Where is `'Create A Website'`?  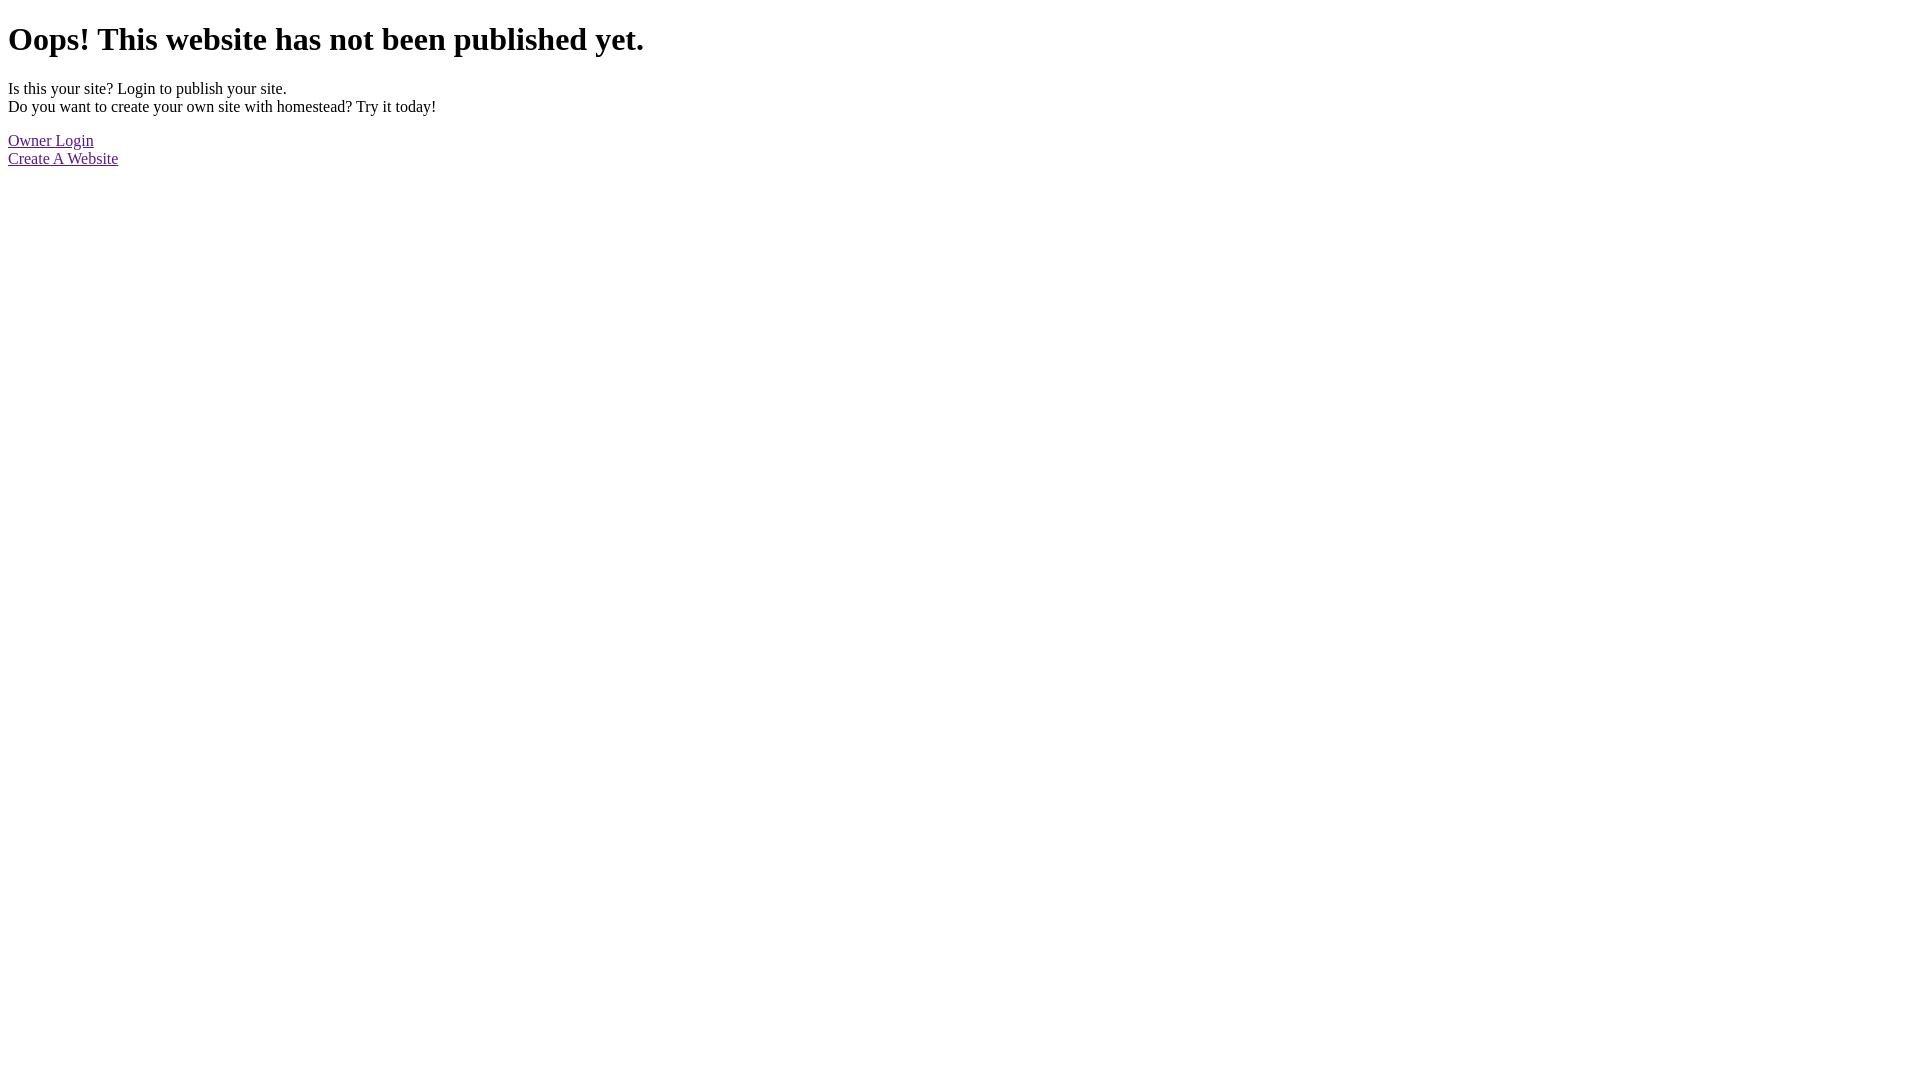 'Create A Website' is located at coordinates (62, 157).